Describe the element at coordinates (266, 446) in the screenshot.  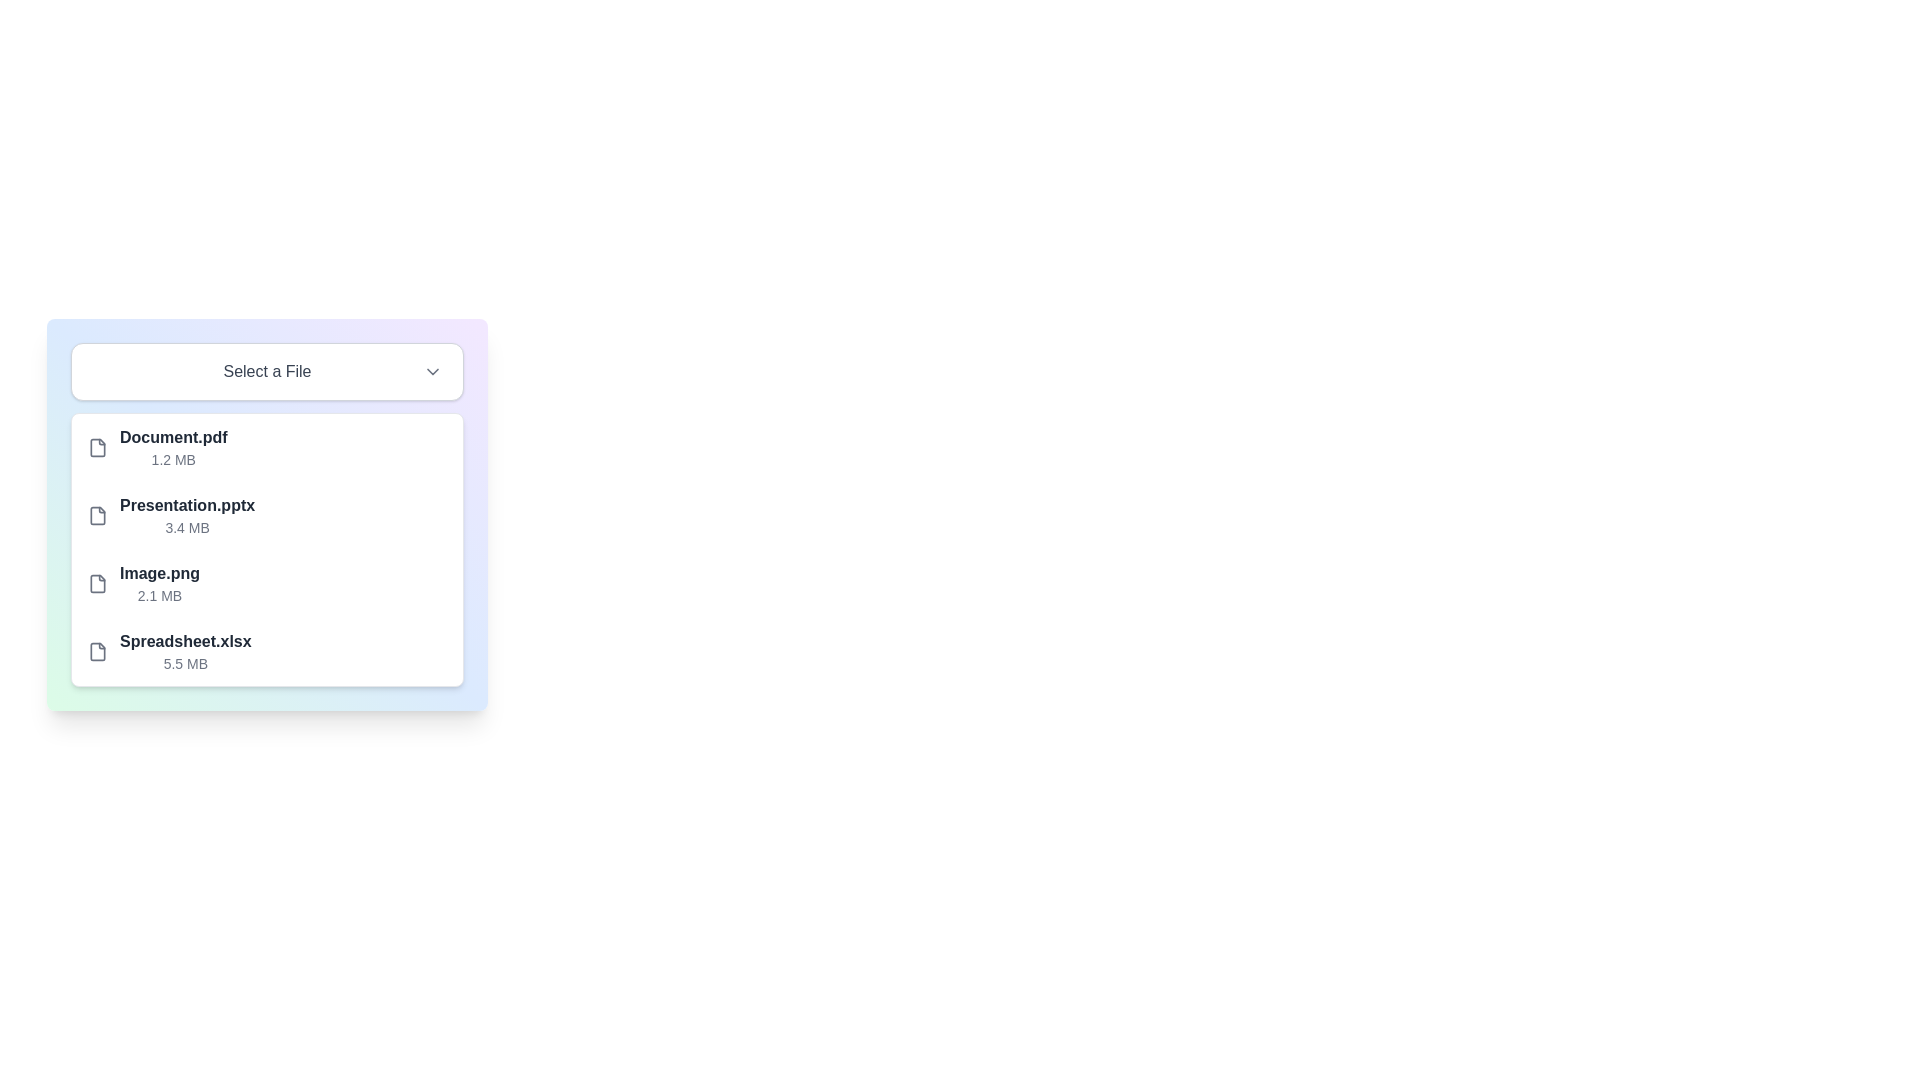
I see `the first file entry row in the file picker interface` at that location.